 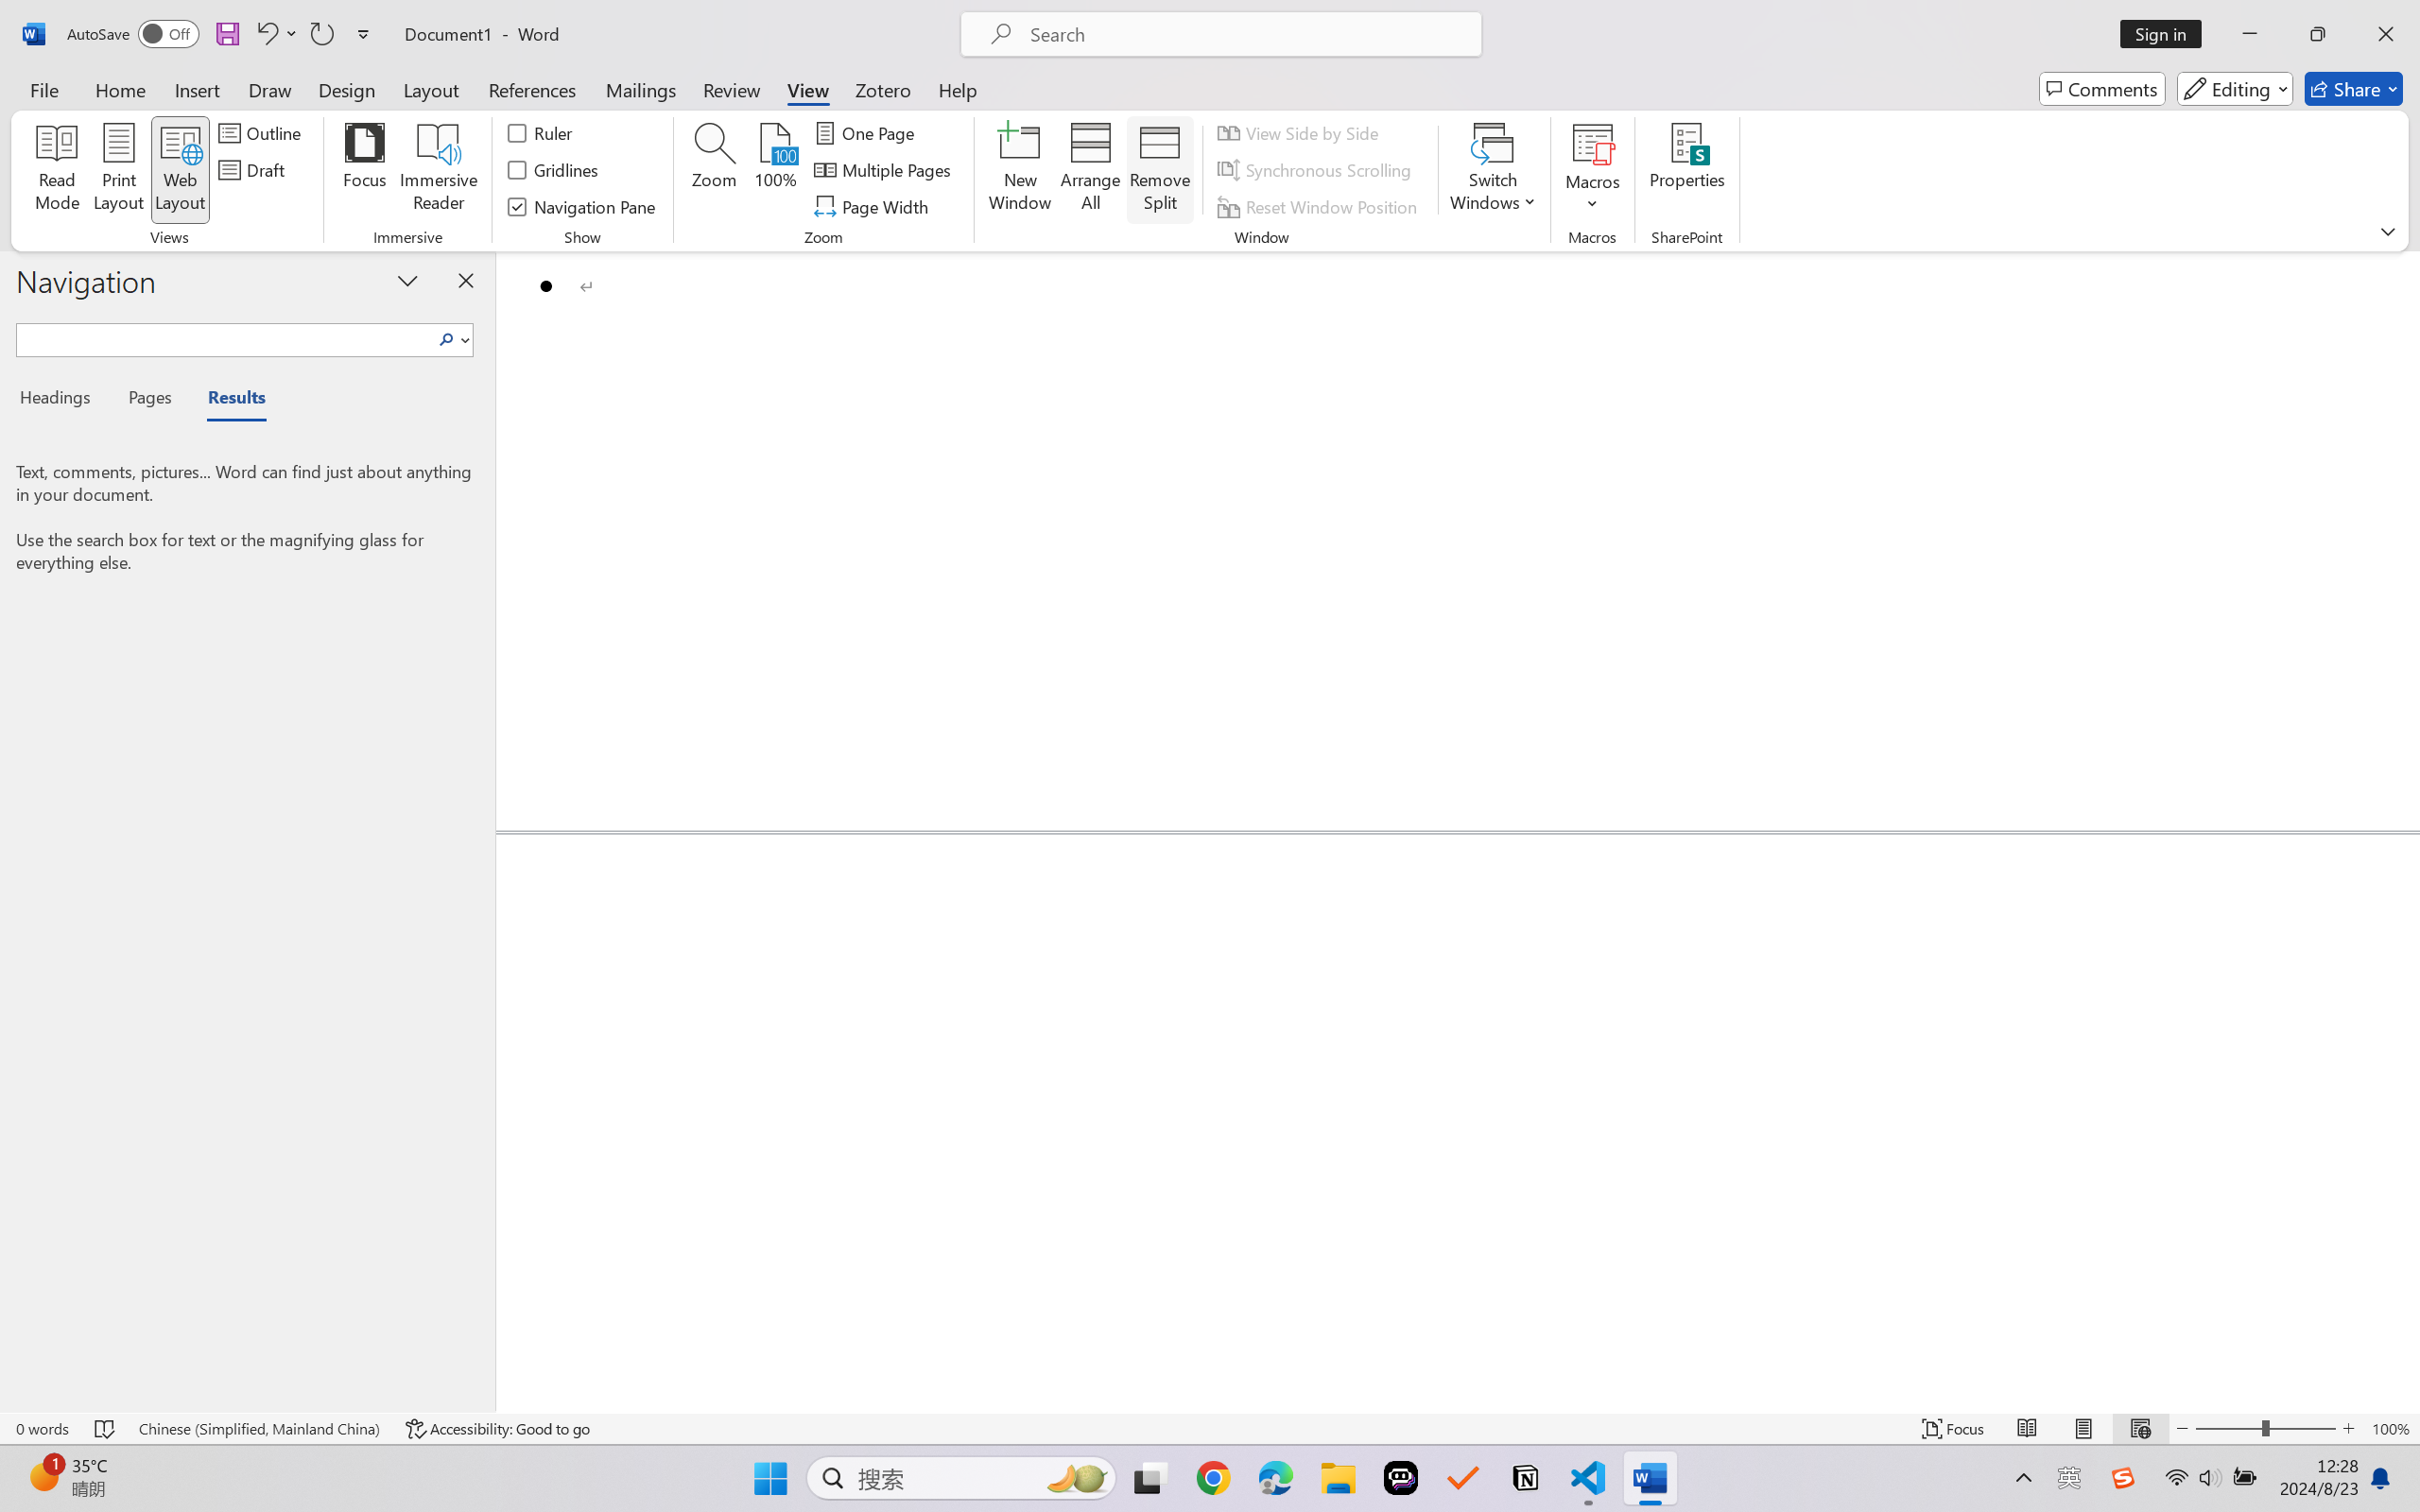 What do you see at coordinates (265, 33) in the screenshot?
I see `'Undo Bullet Default'` at bounding box center [265, 33].